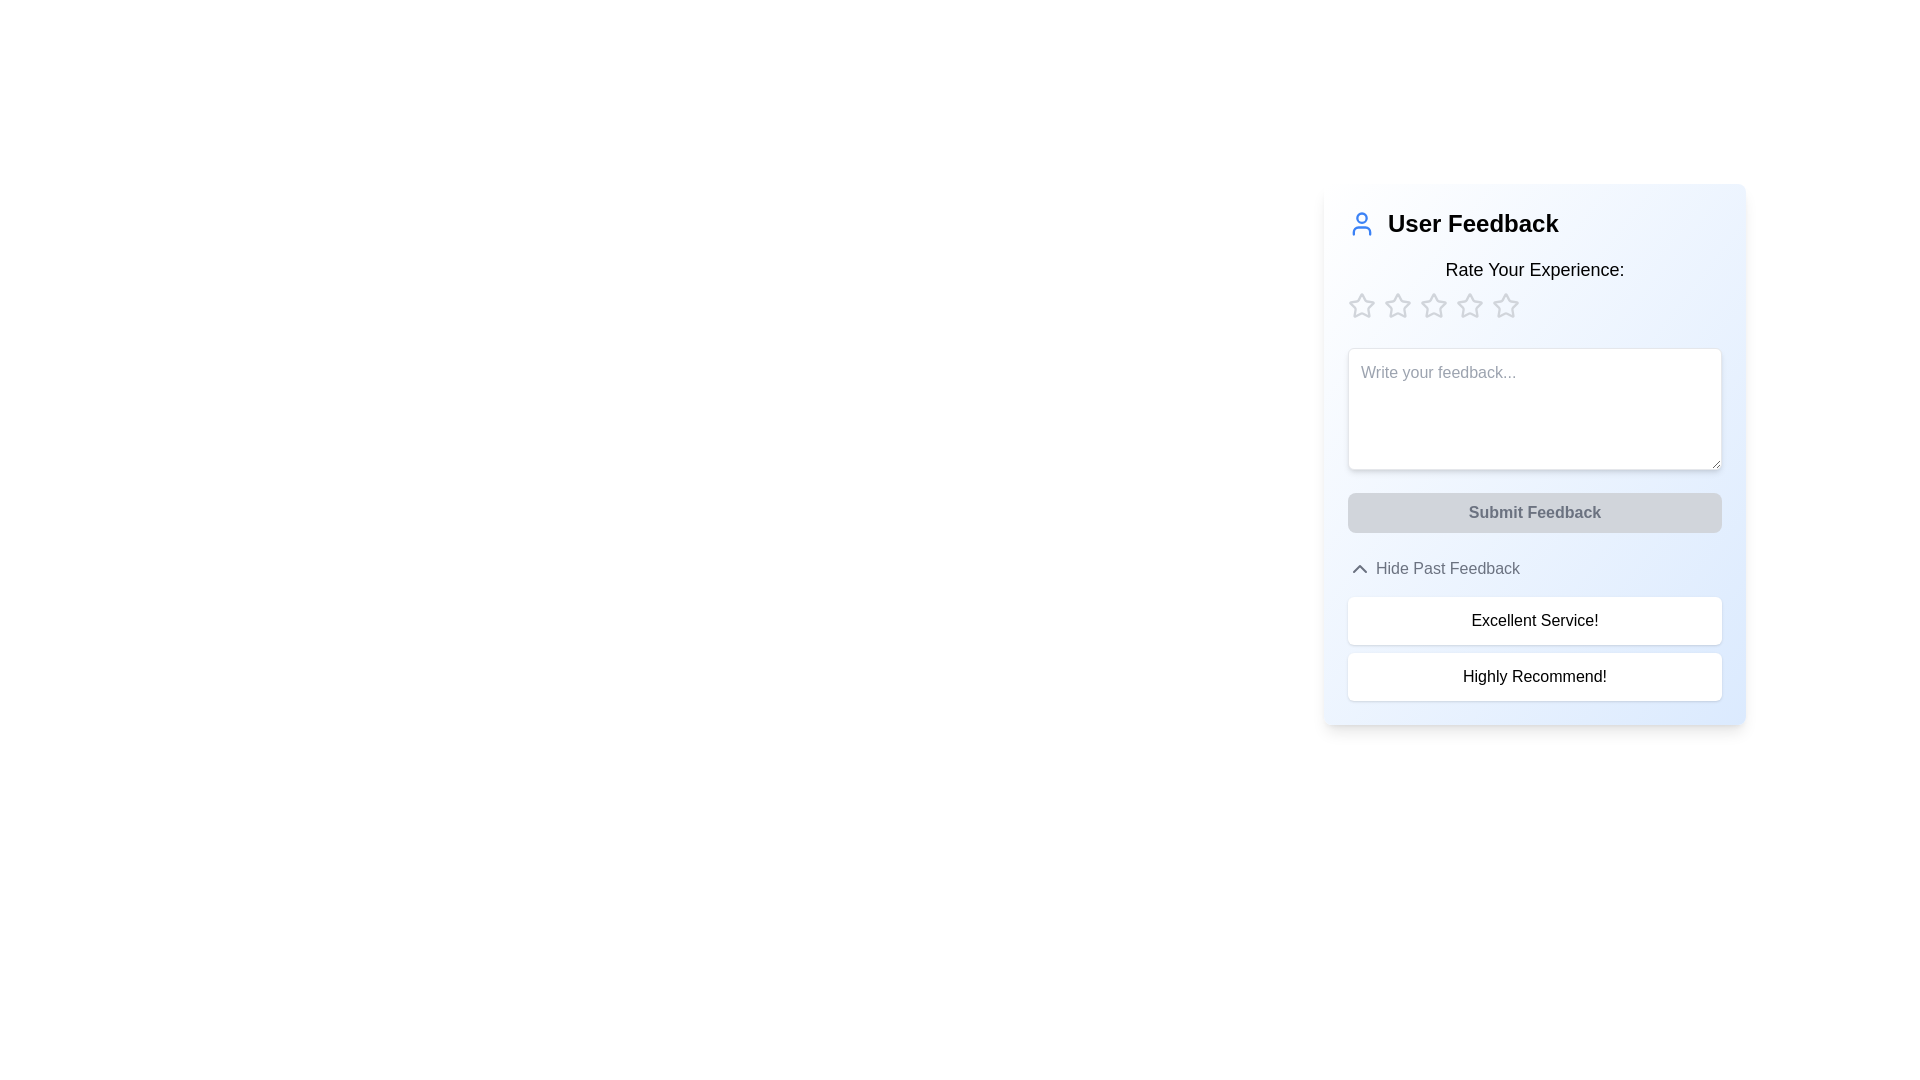 The image size is (1920, 1080). I want to click on the second star icon in the rating row, so click(1396, 305).